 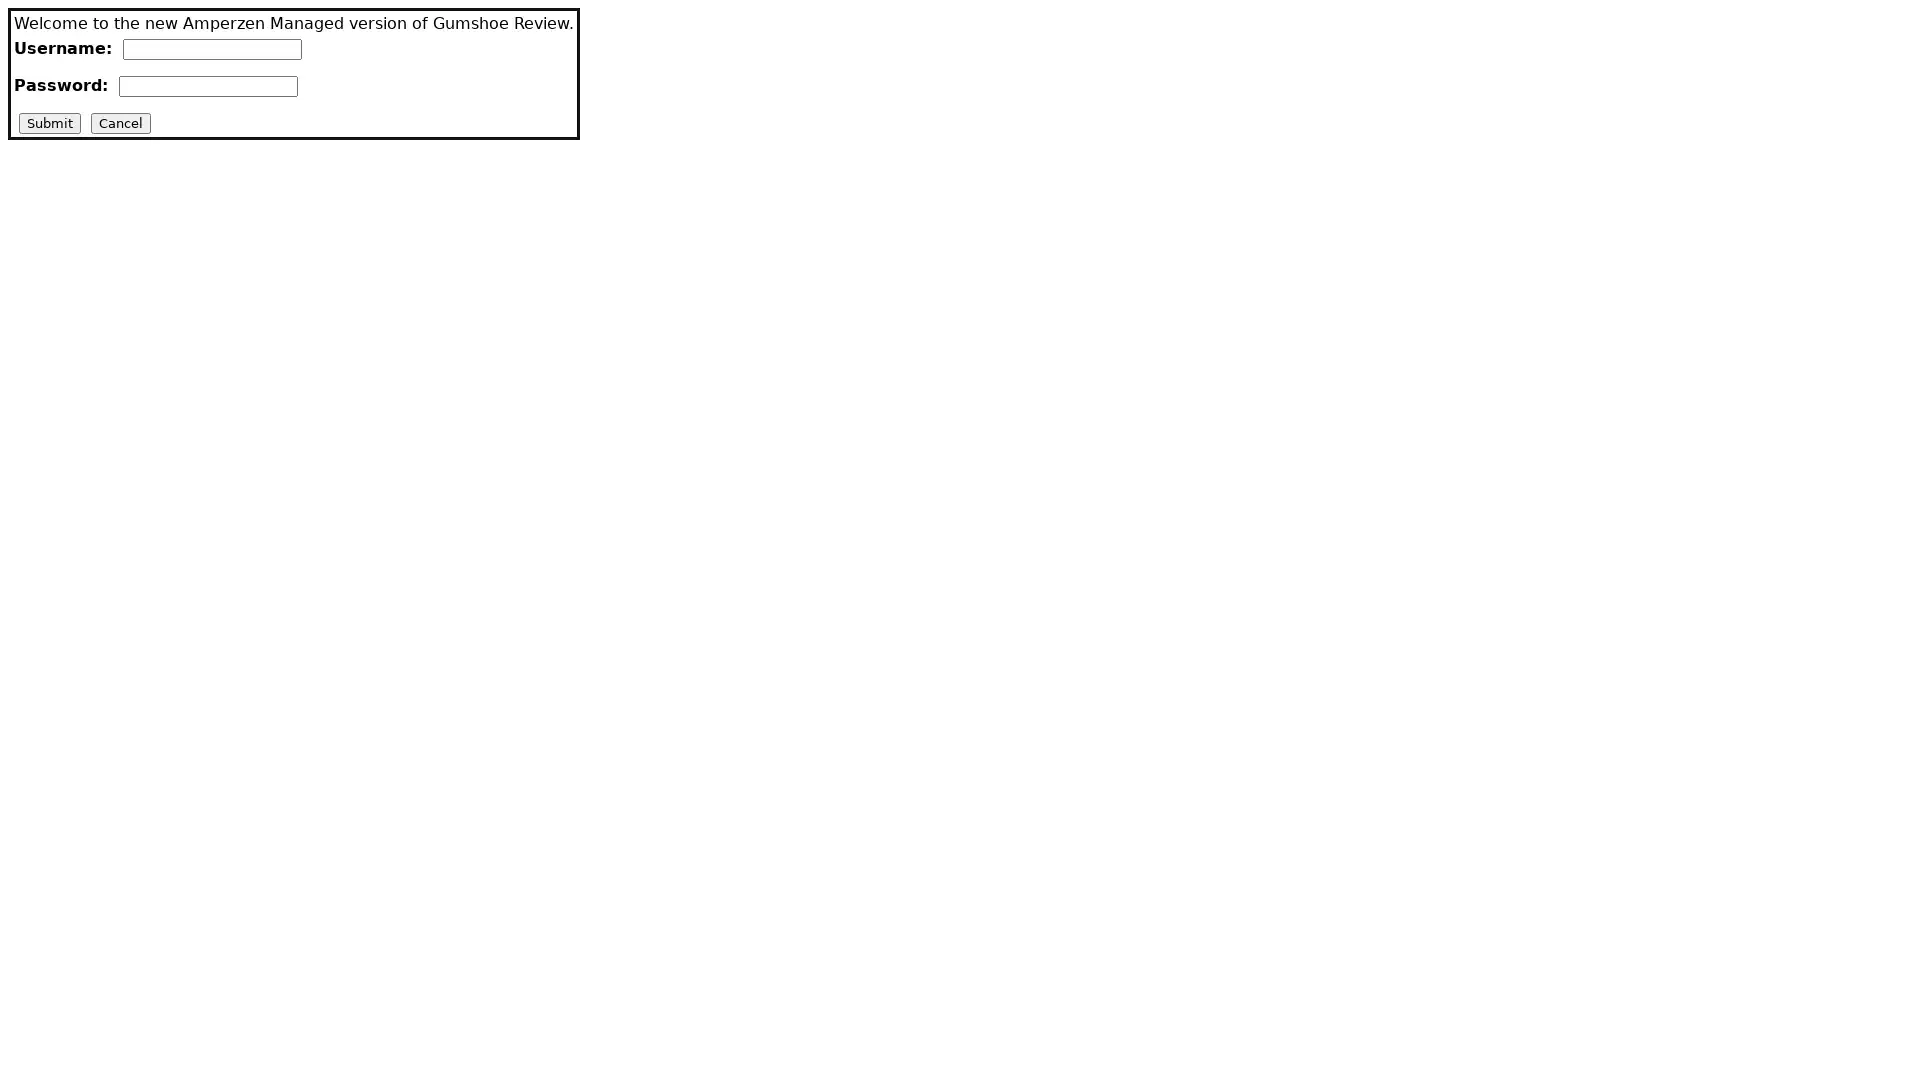 I want to click on Submit, so click(x=49, y=123).